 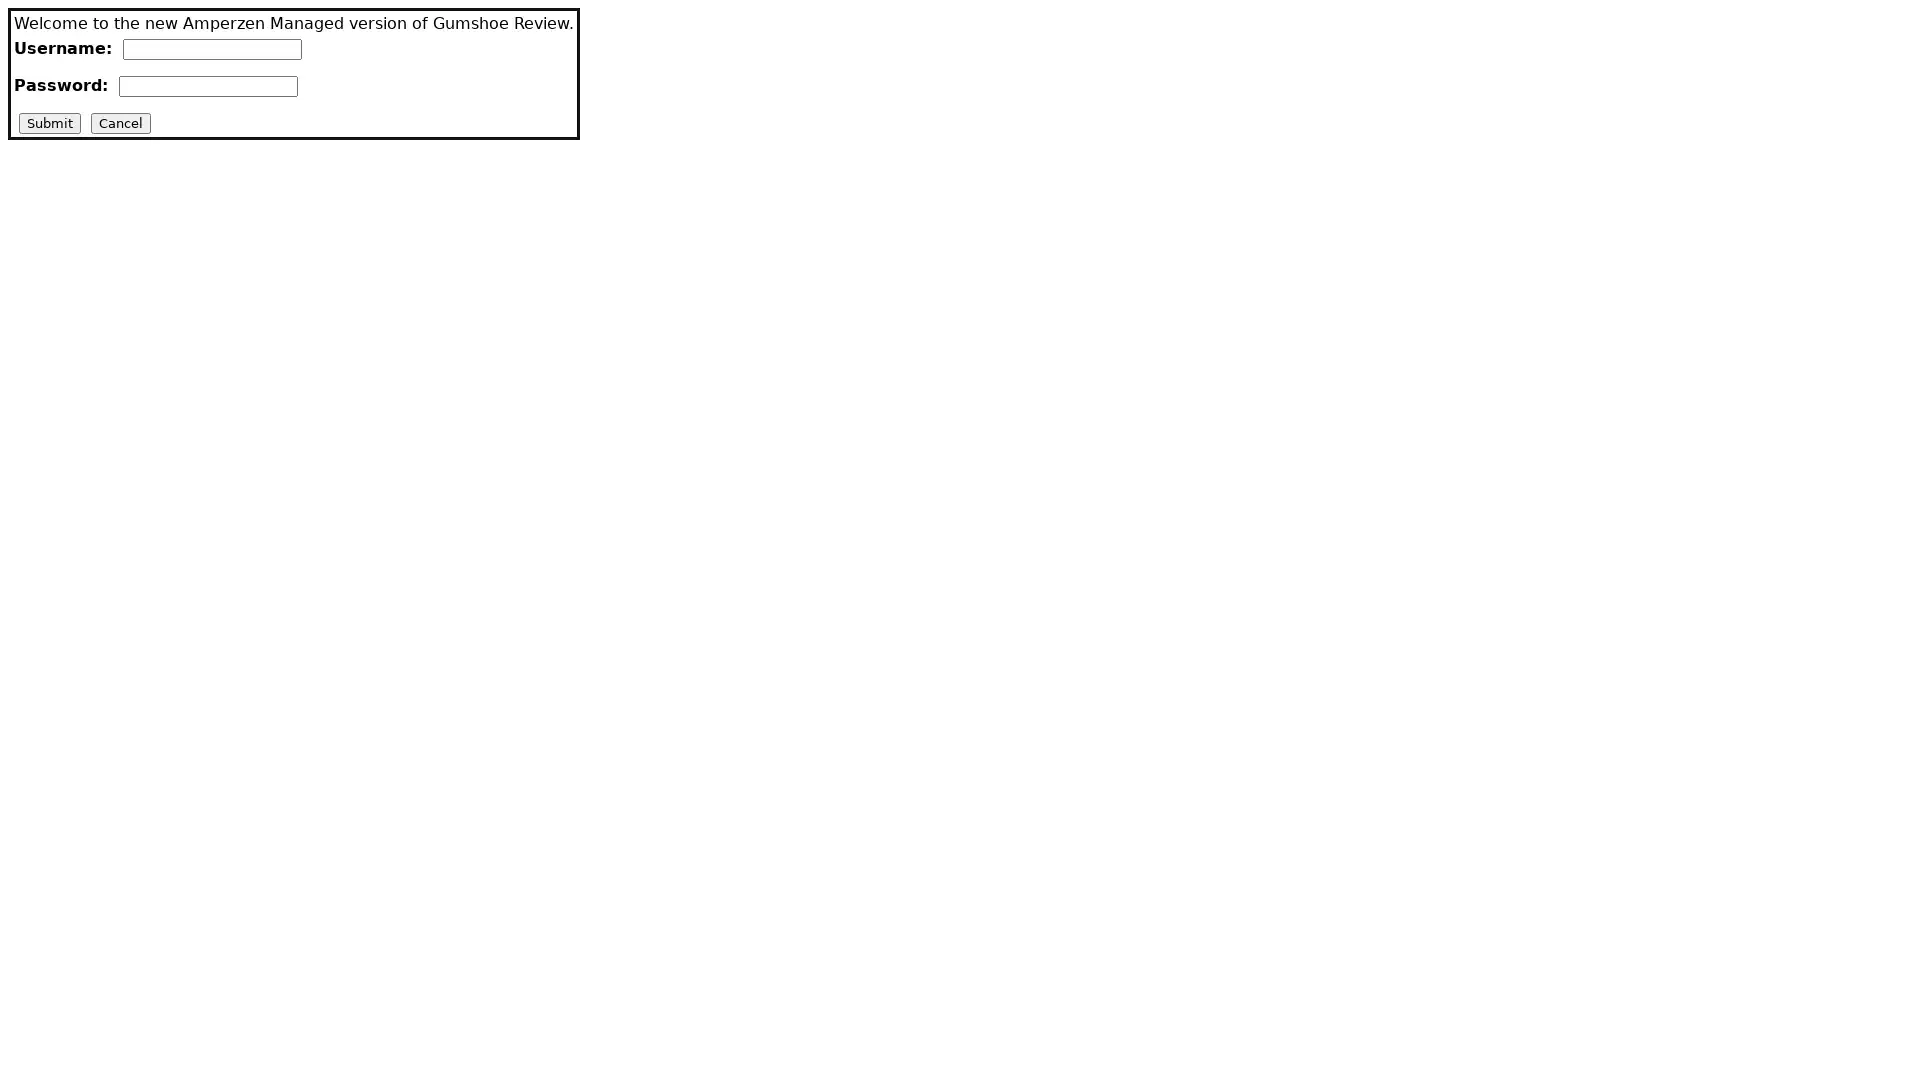 I want to click on Submit, so click(x=49, y=123).